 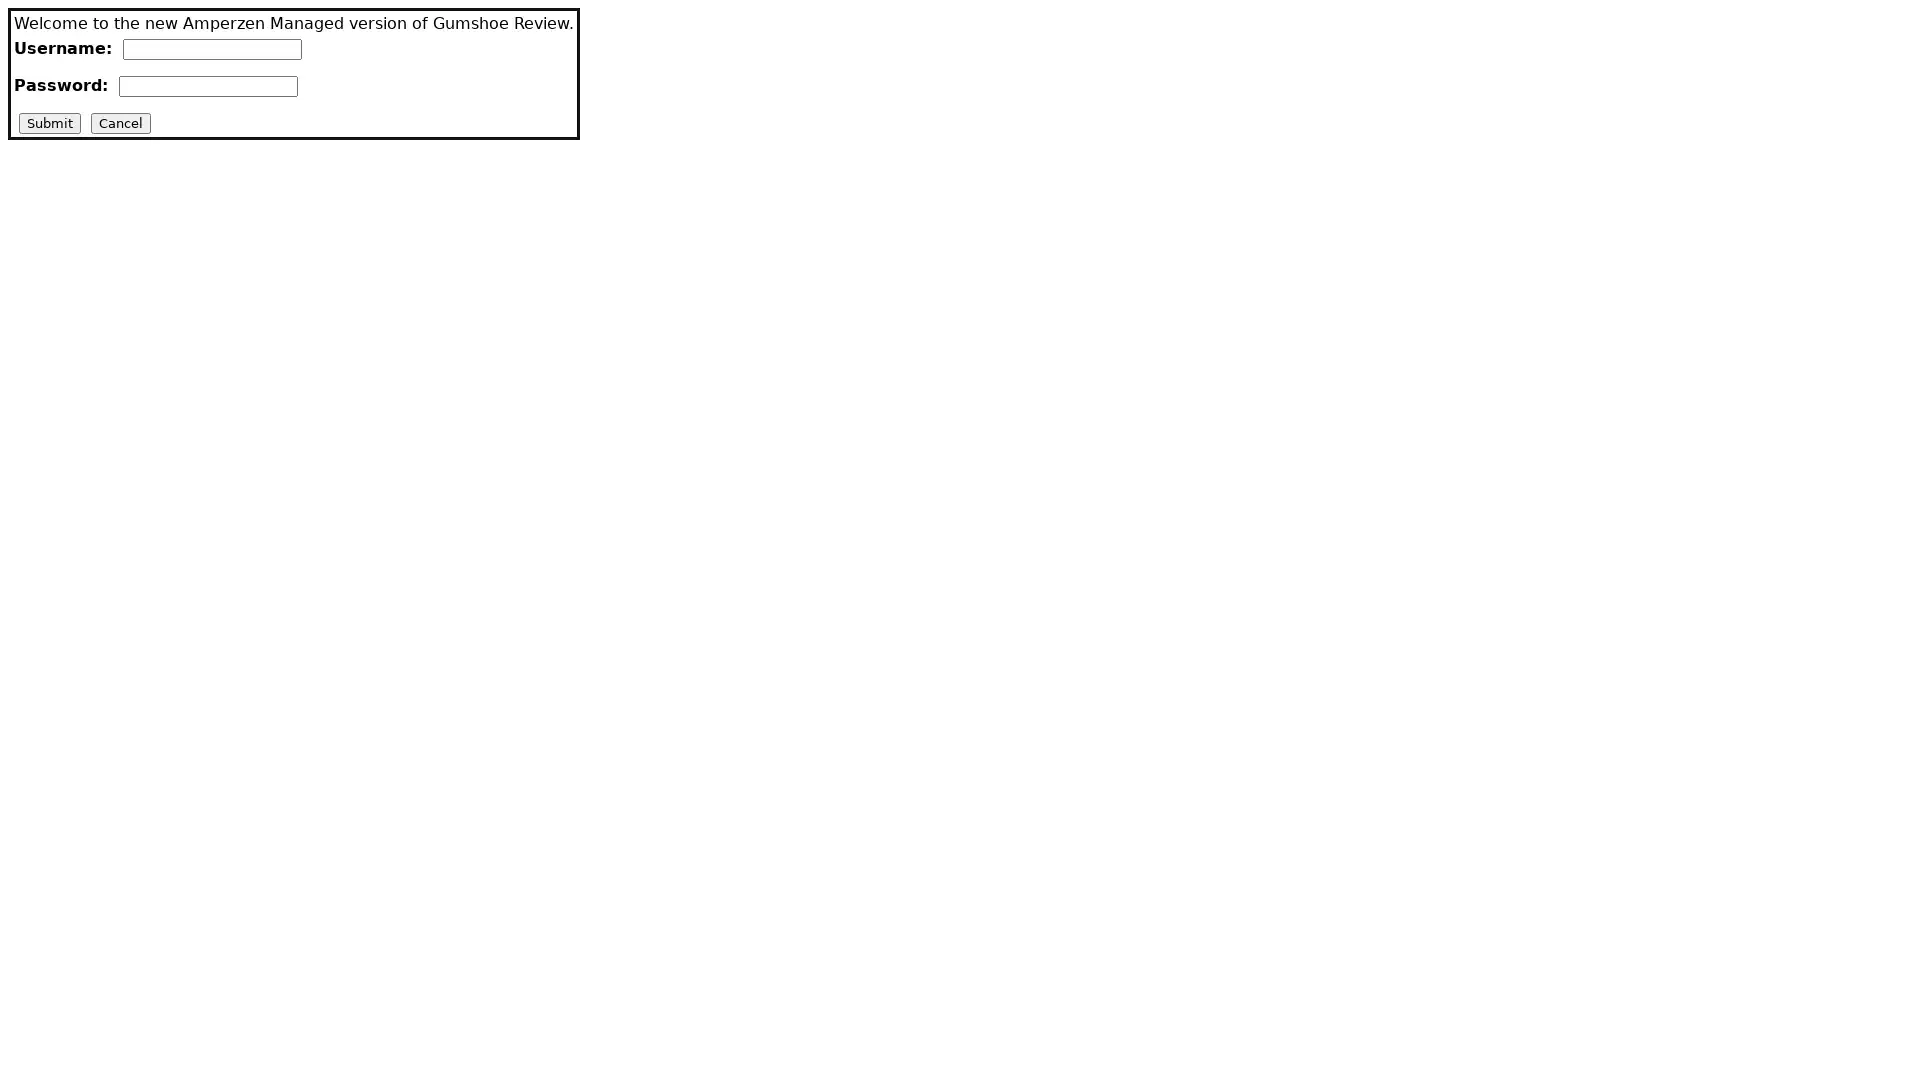 I want to click on Submit, so click(x=49, y=123).